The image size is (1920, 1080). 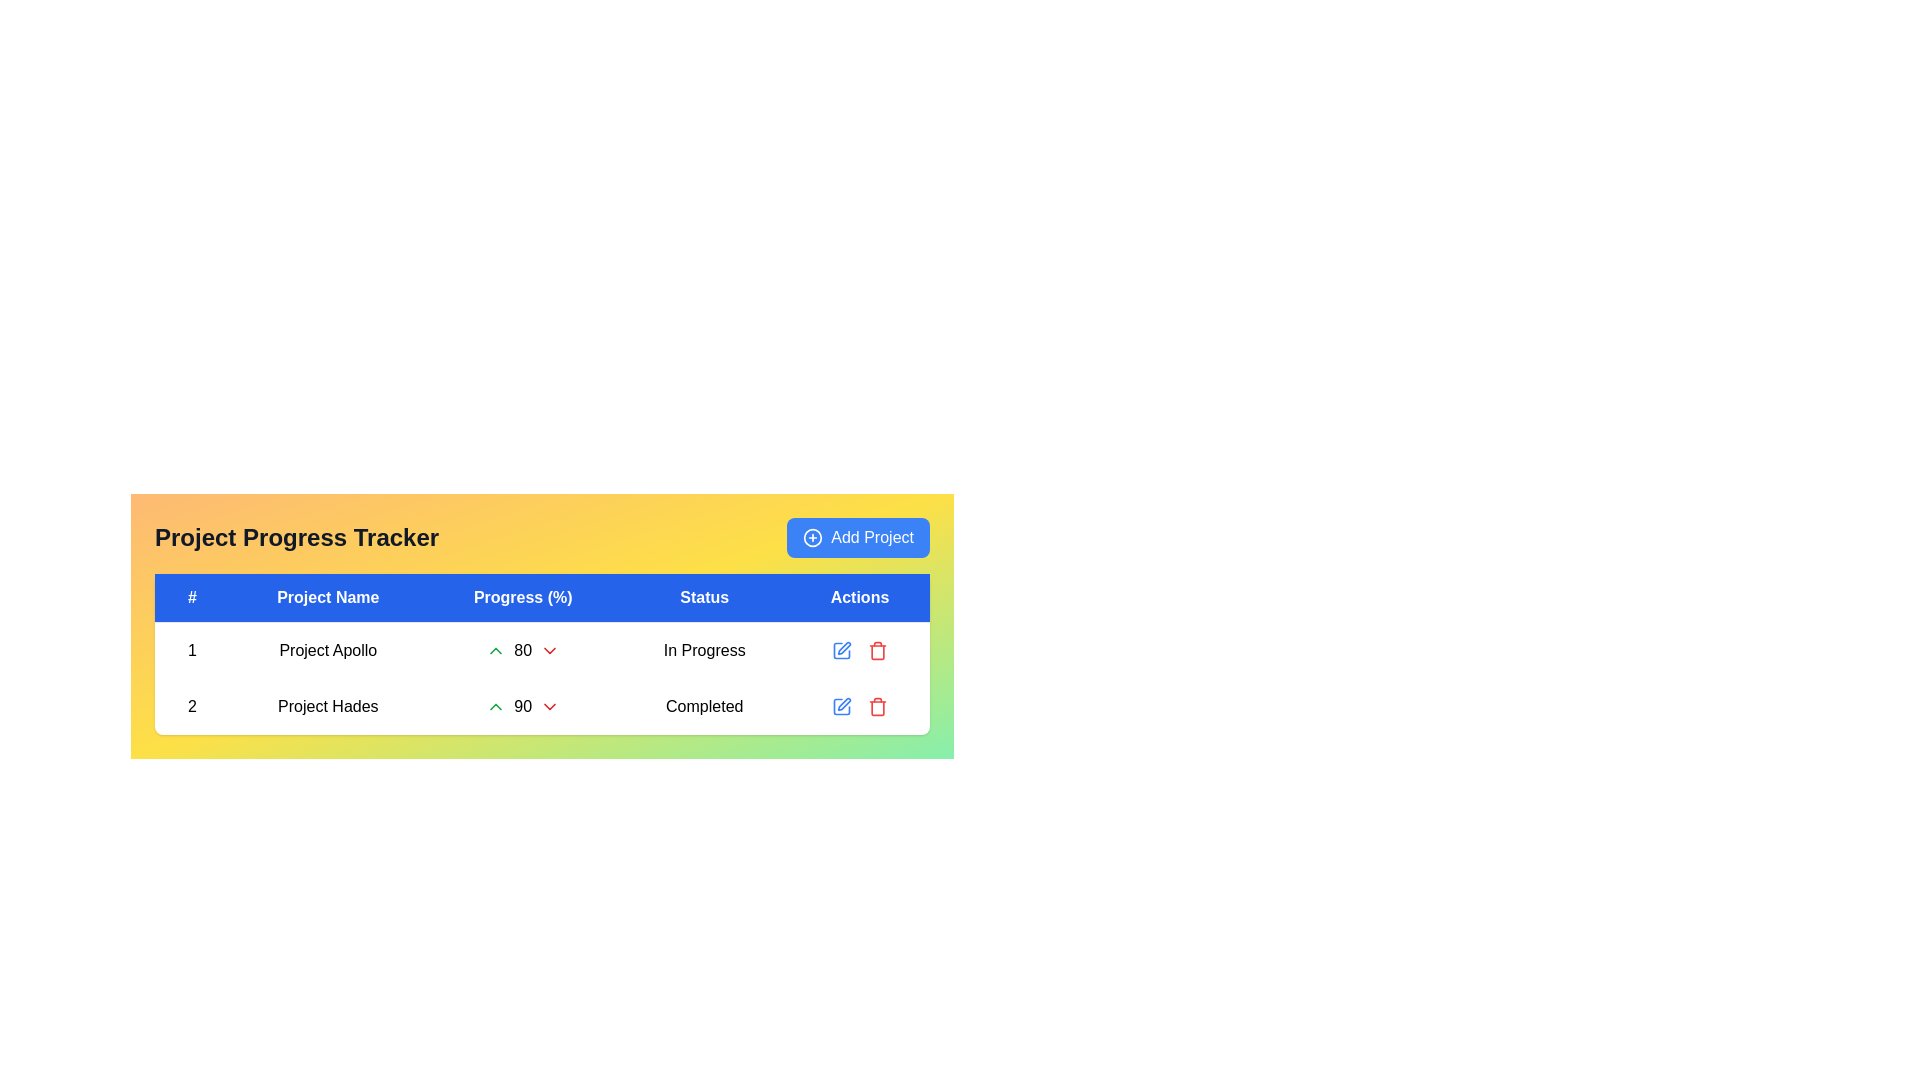 I want to click on the blue-colored icon styled as a square-edged pen or edit symbol in the 'Actions' column for the second row of the table under 'Project Hades', so click(x=841, y=651).